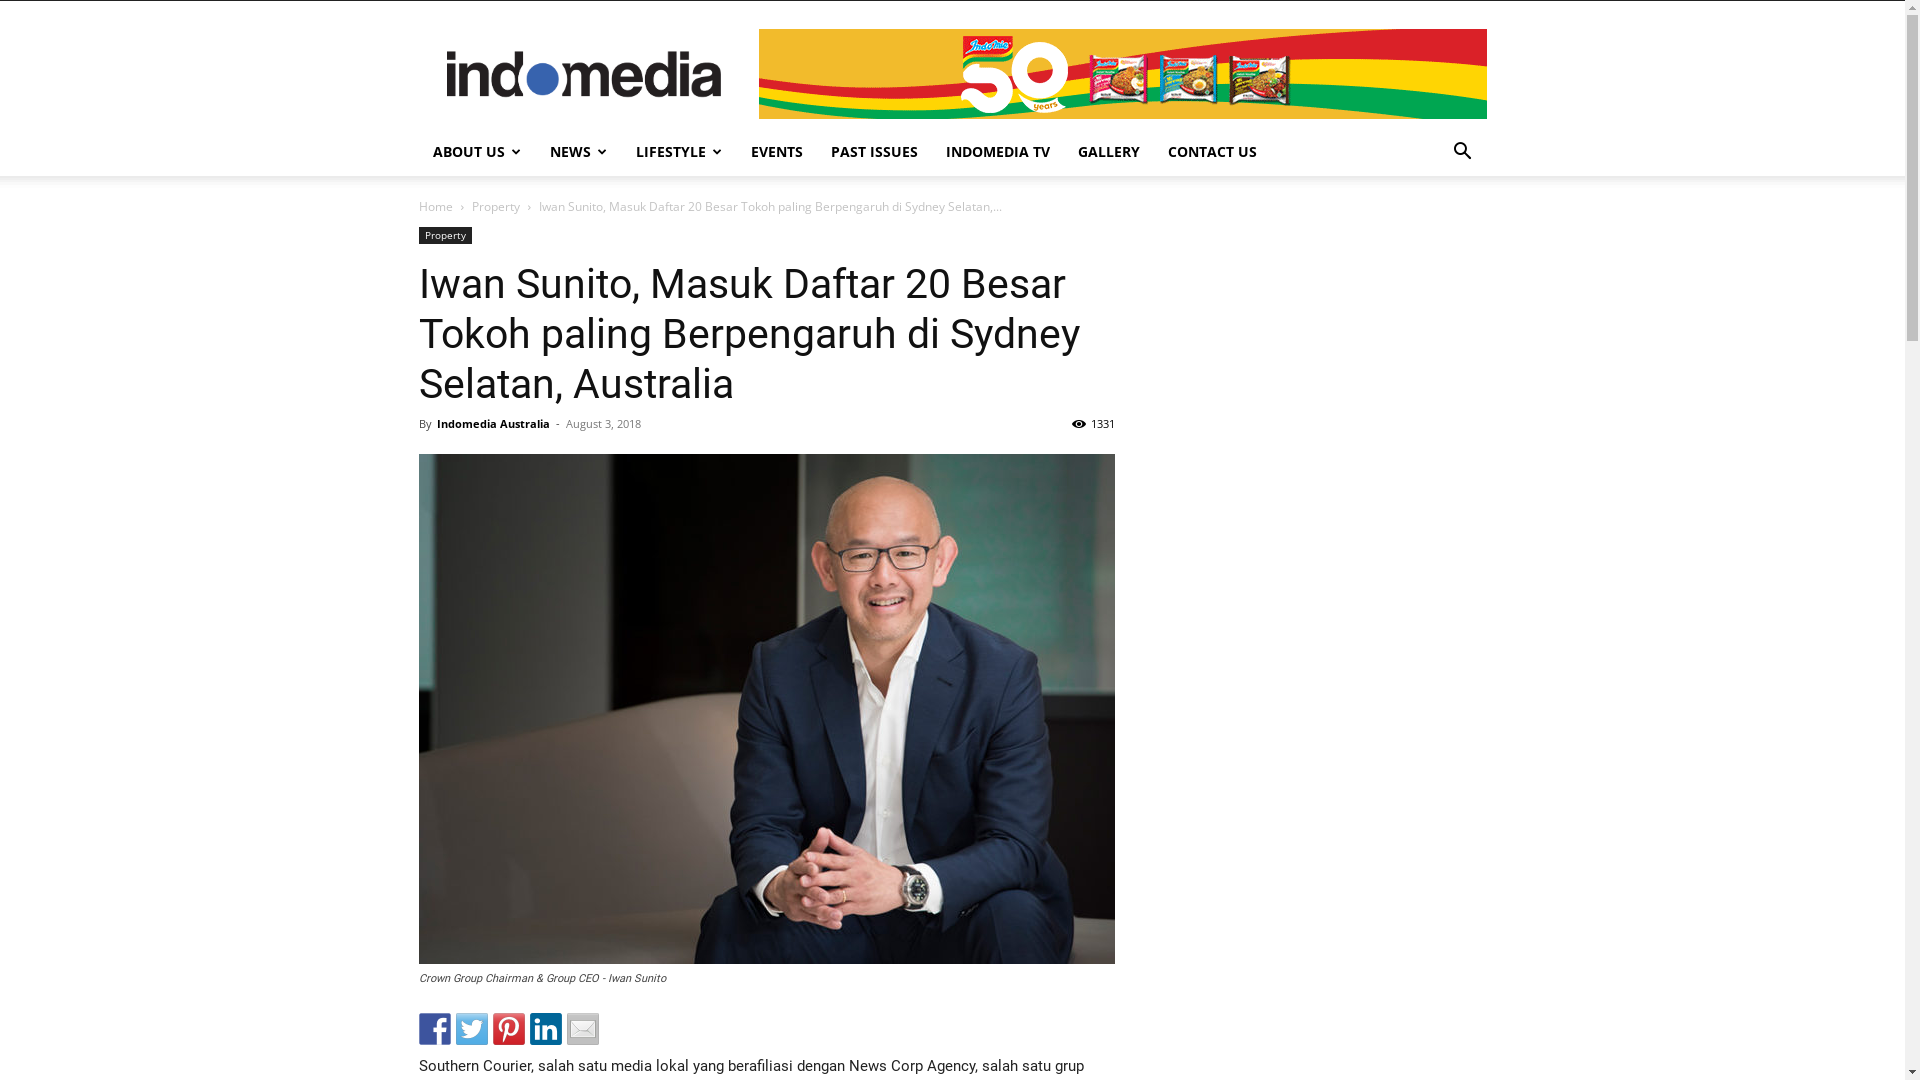 Image resolution: width=1920 pixels, height=1080 pixels. I want to click on 'ABOUT US', so click(475, 150).